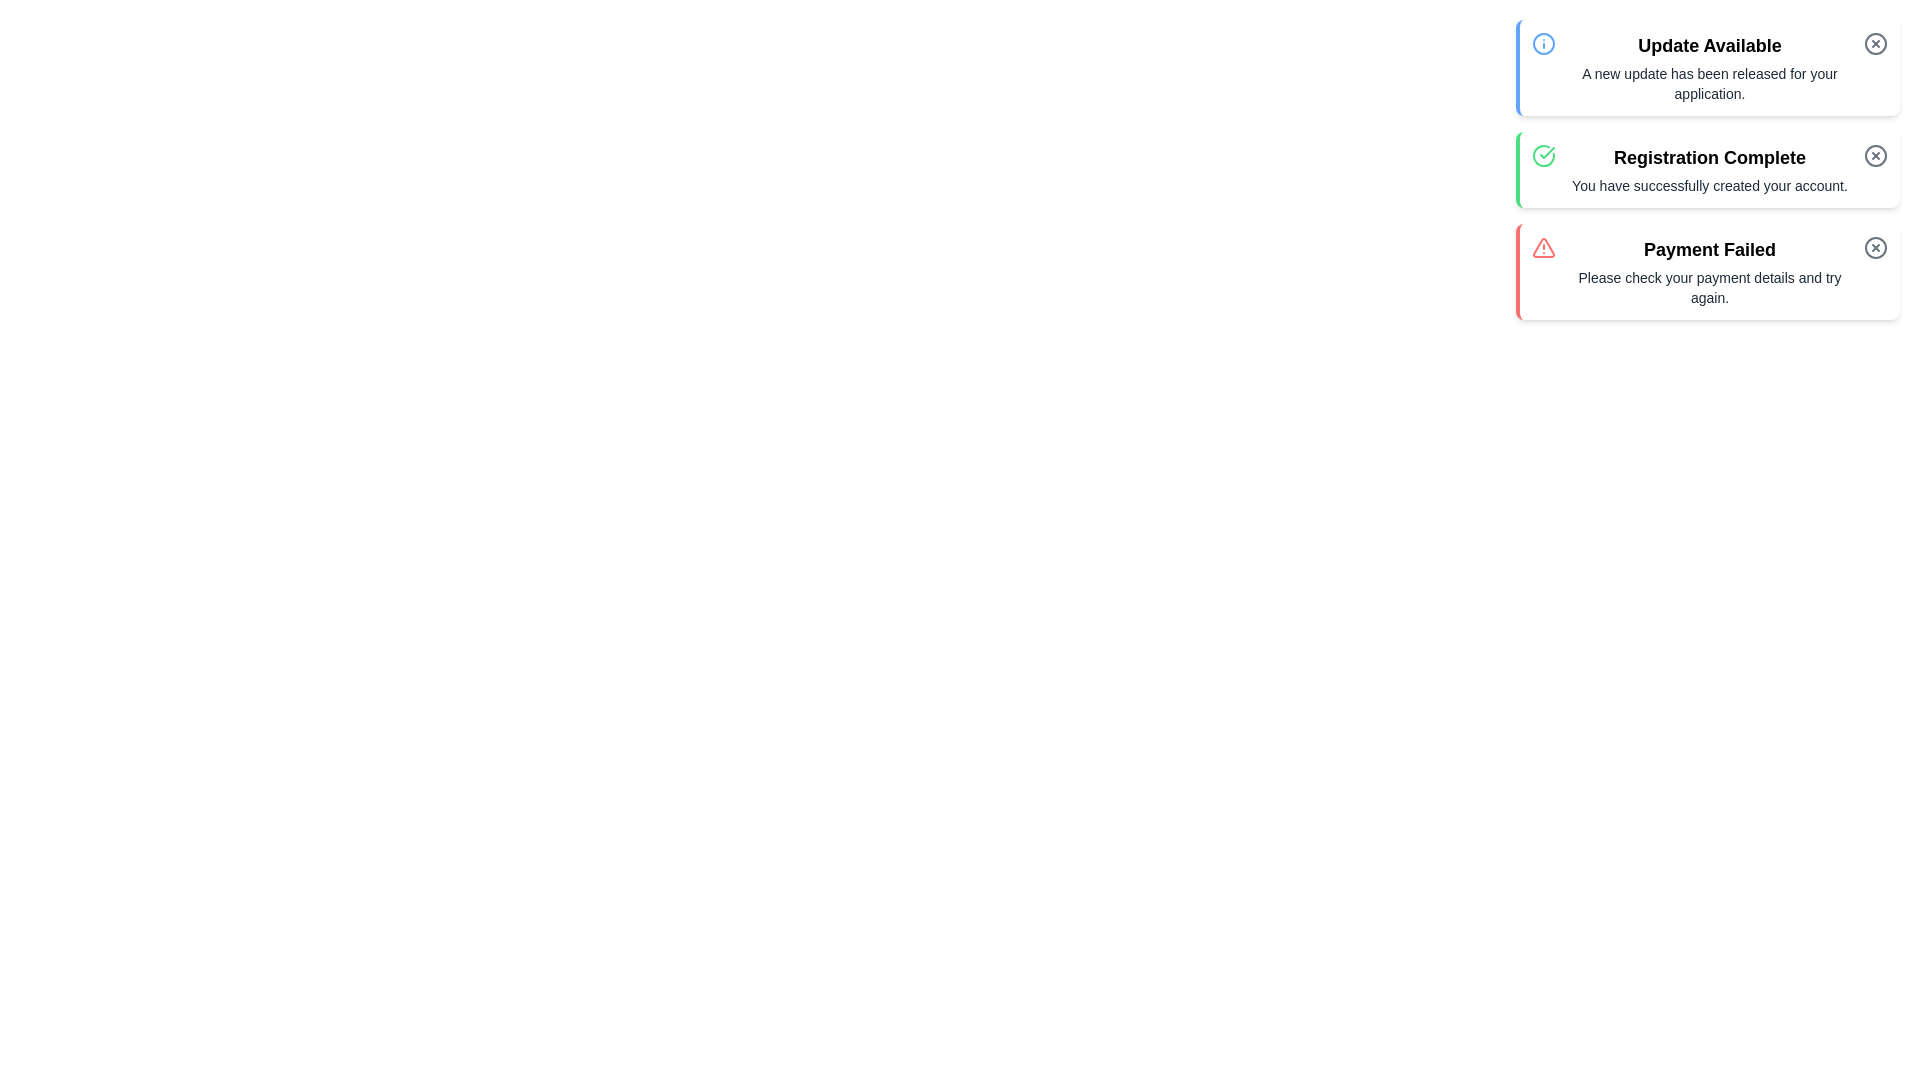 This screenshot has width=1920, height=1080. Describe the element at coordinates (1875, 43) in the screenshot. I see `the dismiss button located in the top-right corner of the 'Update Available' notification card` at that location.